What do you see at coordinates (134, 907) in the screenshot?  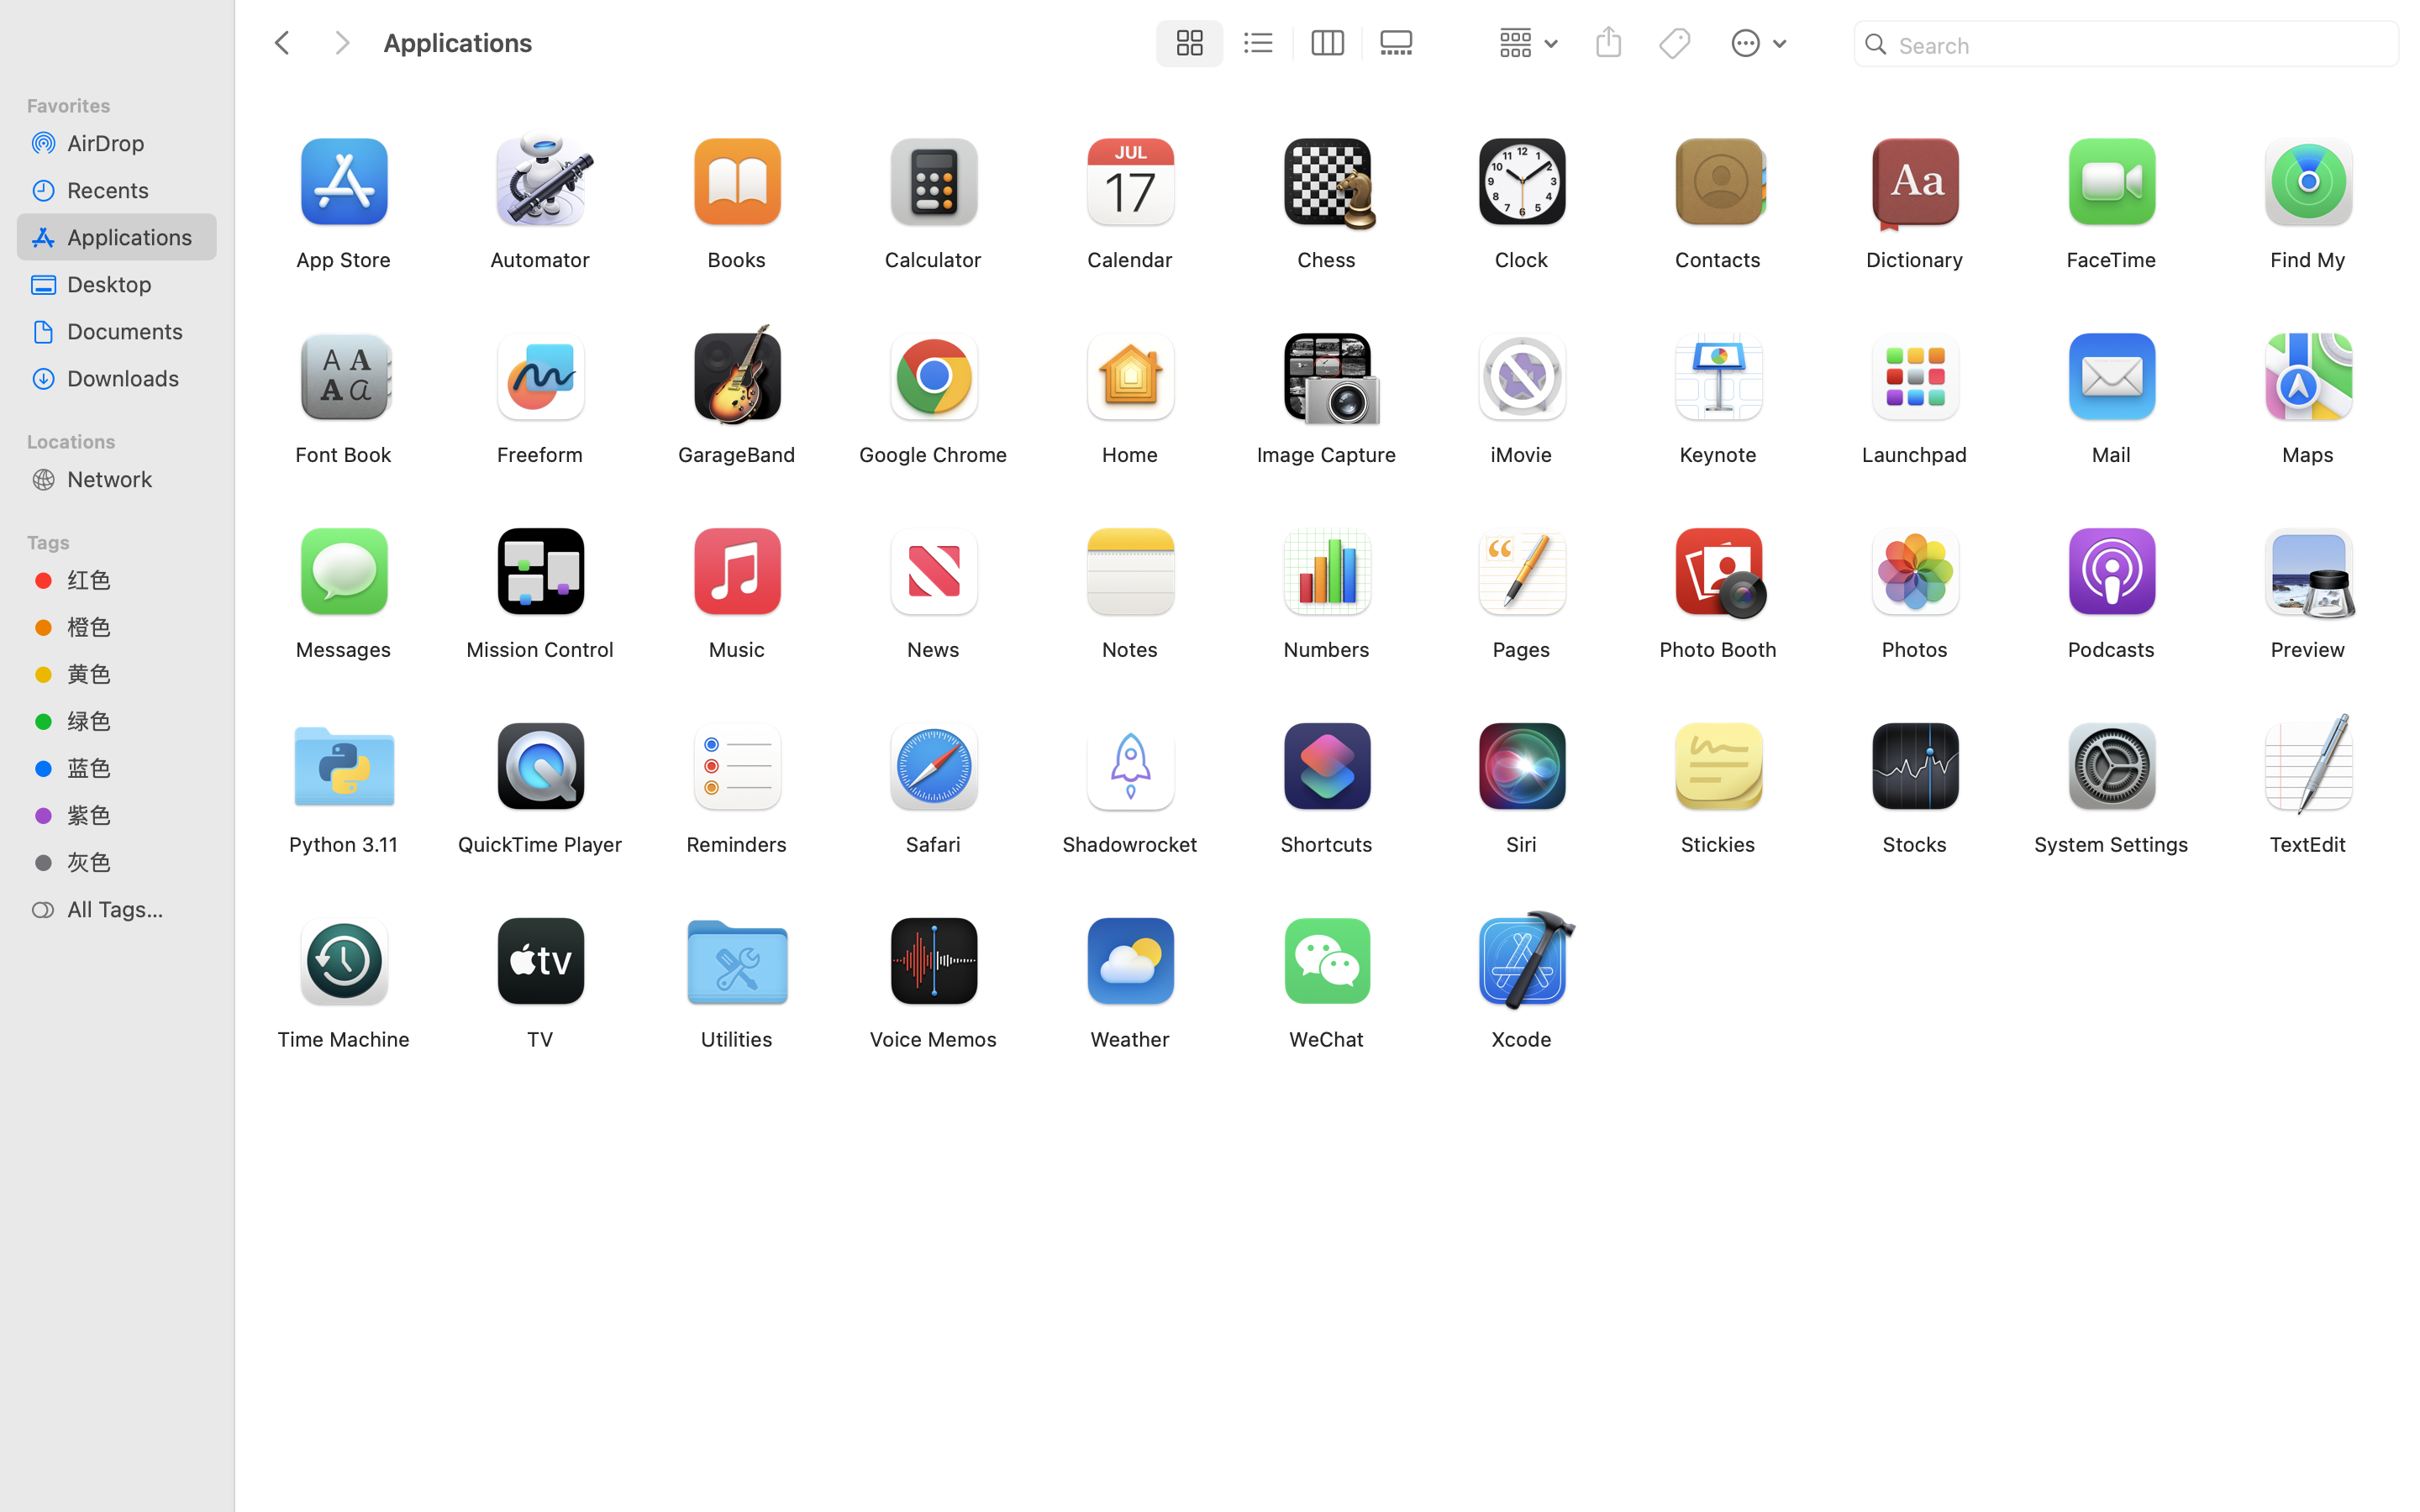 I see `'All Tags…'` at bounding box center [134, 907].